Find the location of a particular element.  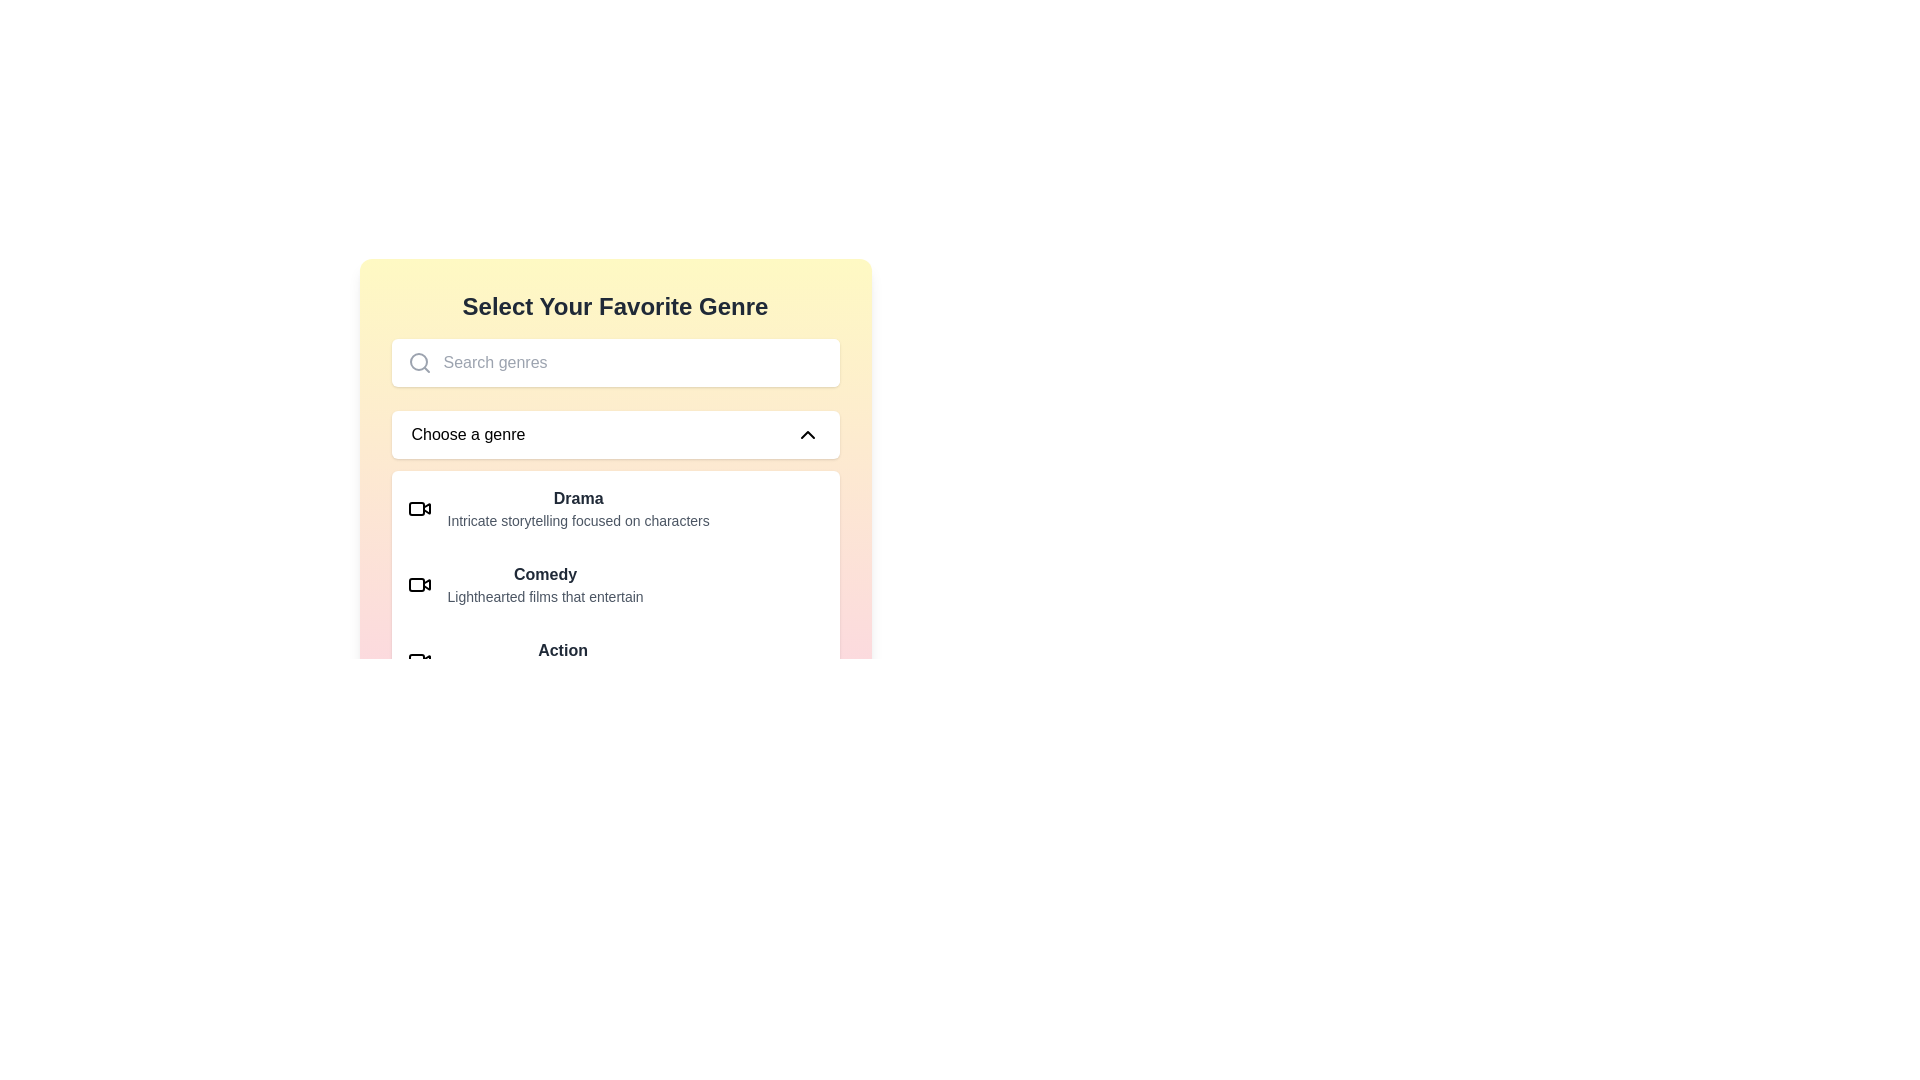

the 'Action' genre icon, which visually represents the genre selection option and is positioned to the left of the 'Action' label is located at coordinates (418, 660).